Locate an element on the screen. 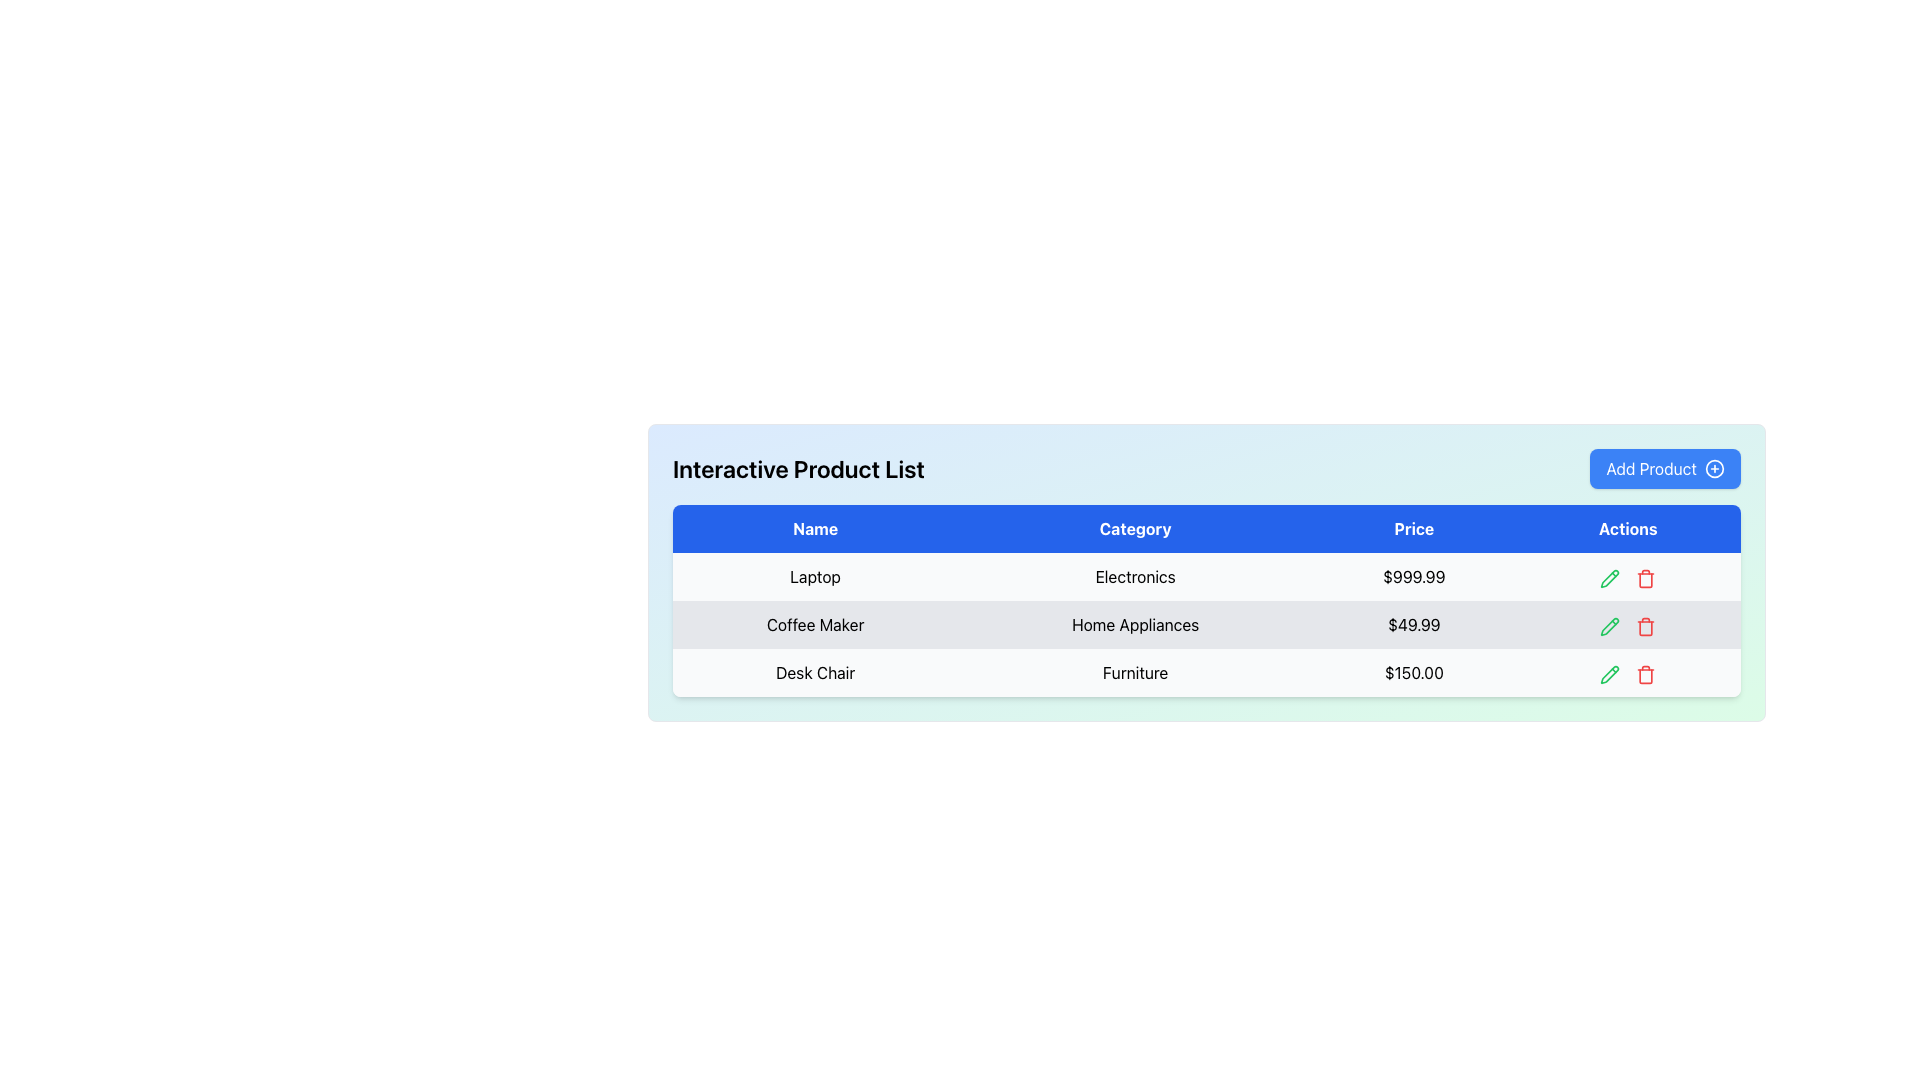 The height and width of the screenshot is (1080, 1920). the static text displaying the price of the 'Coffee Maker' item in the product list, located in the 'Price' column of the corresponding row is located at coordinates (1413, 623).